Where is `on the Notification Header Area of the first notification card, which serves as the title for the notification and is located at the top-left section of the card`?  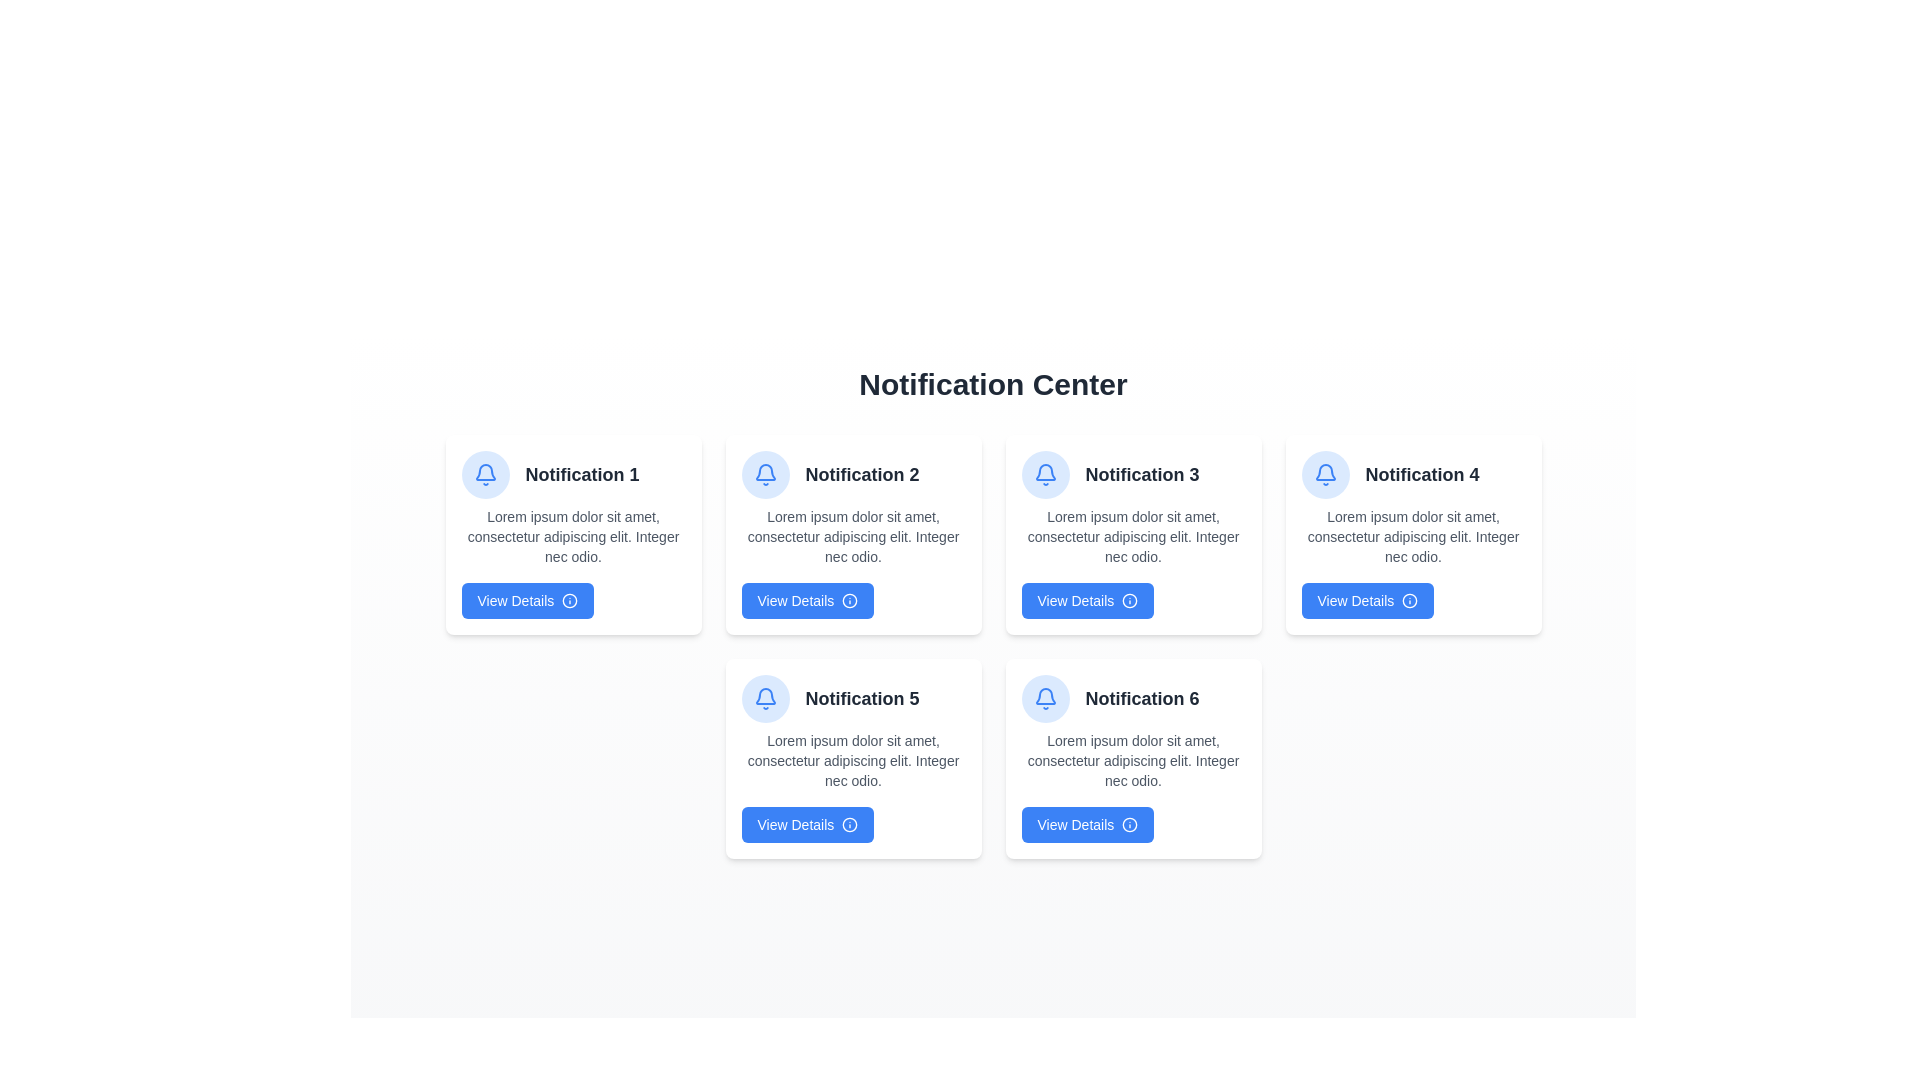
on the Notification Header Area of the first notification card, which serves as the title for the notification and is located at the top-left section of the card is located at coordinates (572, 474).